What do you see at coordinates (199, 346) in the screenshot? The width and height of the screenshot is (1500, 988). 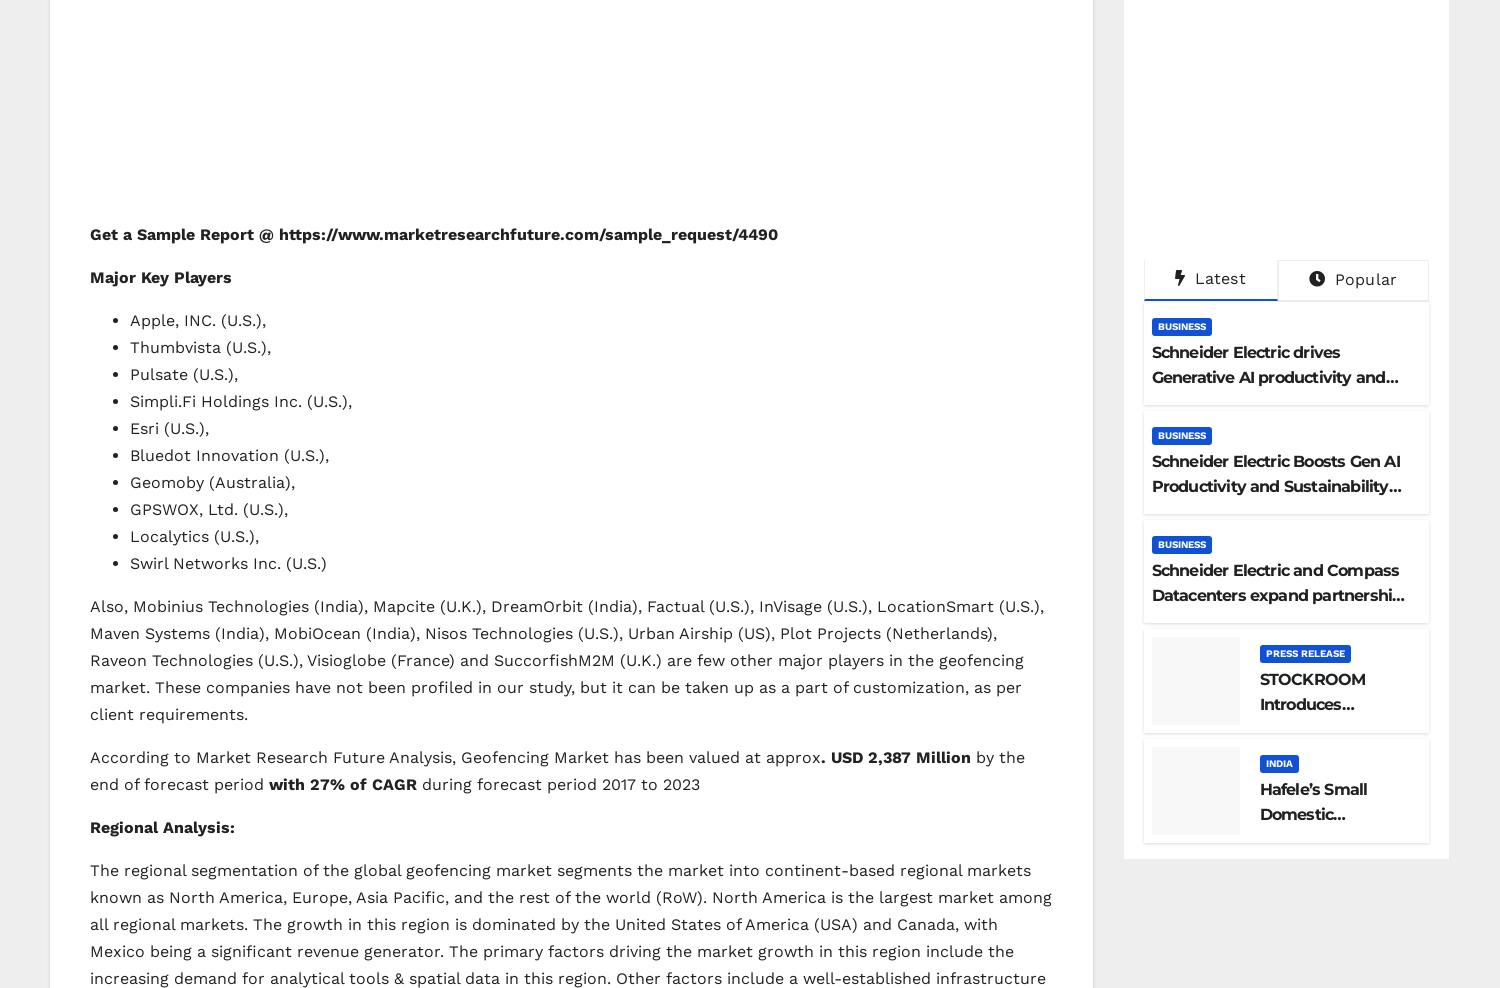 I see `'Thumbvista (U.S.),'` at bounding box center [199, 346].